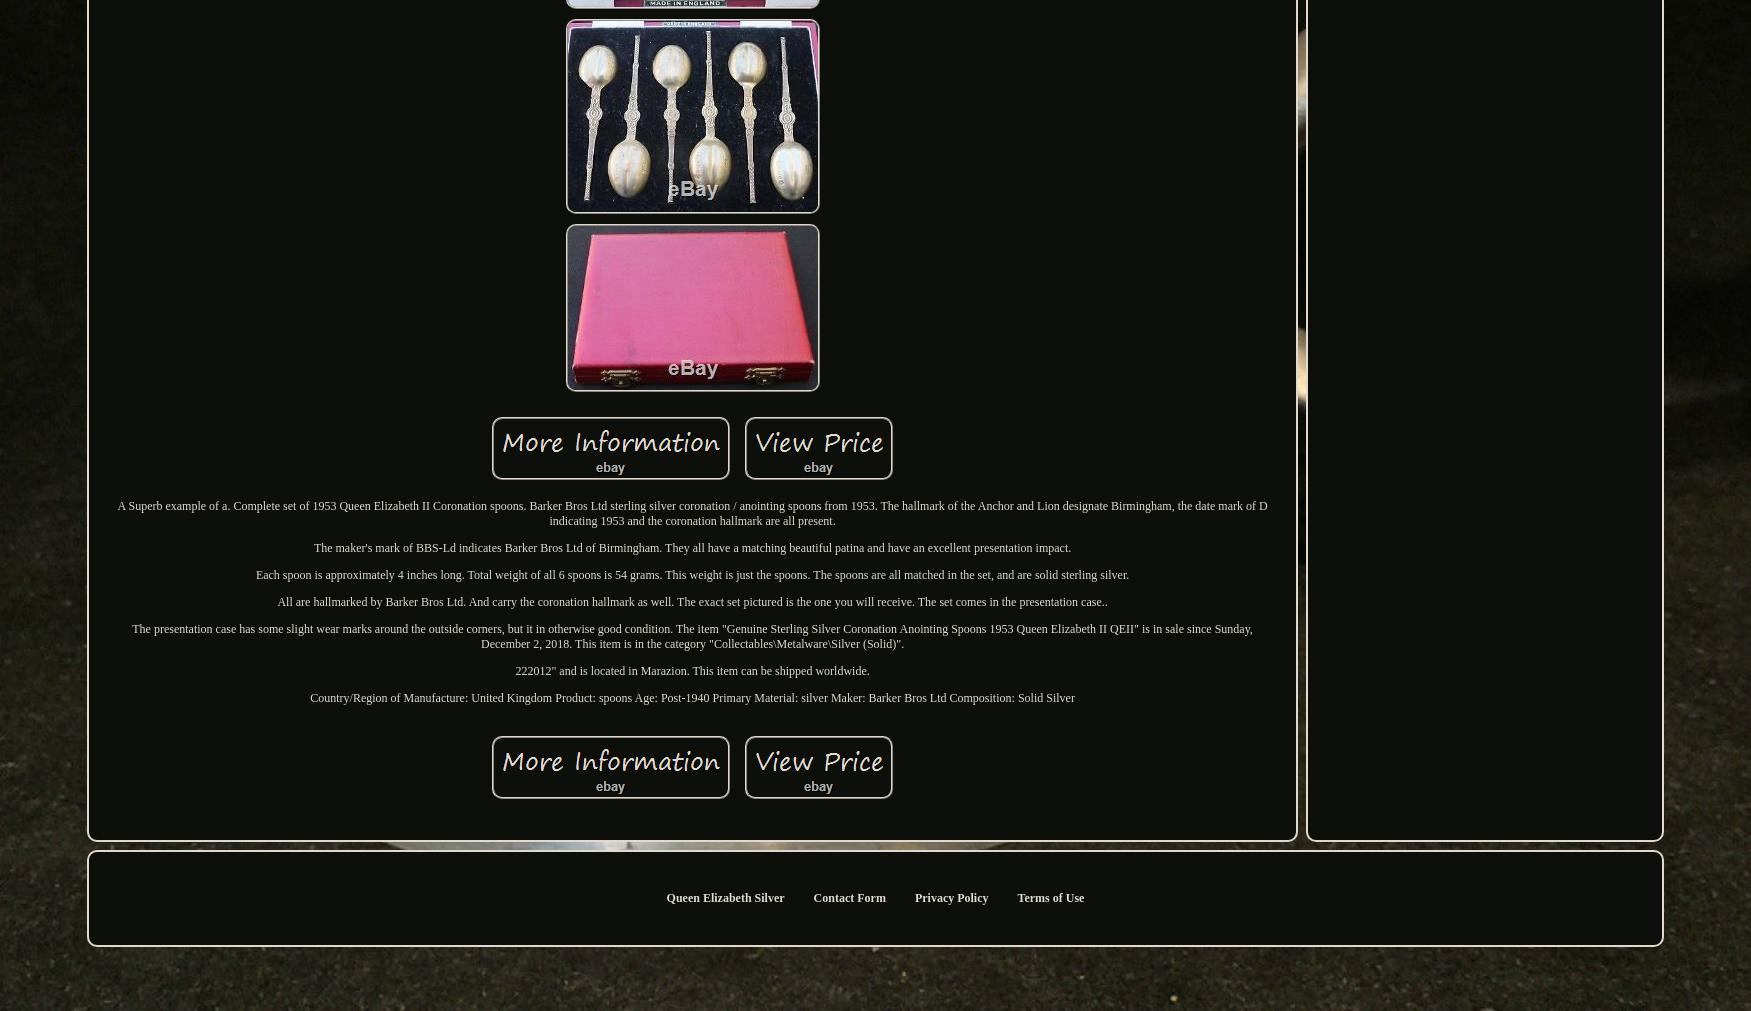  Describe the element at coordinates (691, 513) in the screenshot. I see `'A Superb example of a. Complete set of 1953 Queen Elizabeth II Coronation spoons. Barker Bros Ltd sterling silver coronation / anointing spoons from 1953. The hallmark of the Anchor and Lion designate Birmingham, the date mark of D indicating 1953 and the coronation hallmark are all present.'` at that location.